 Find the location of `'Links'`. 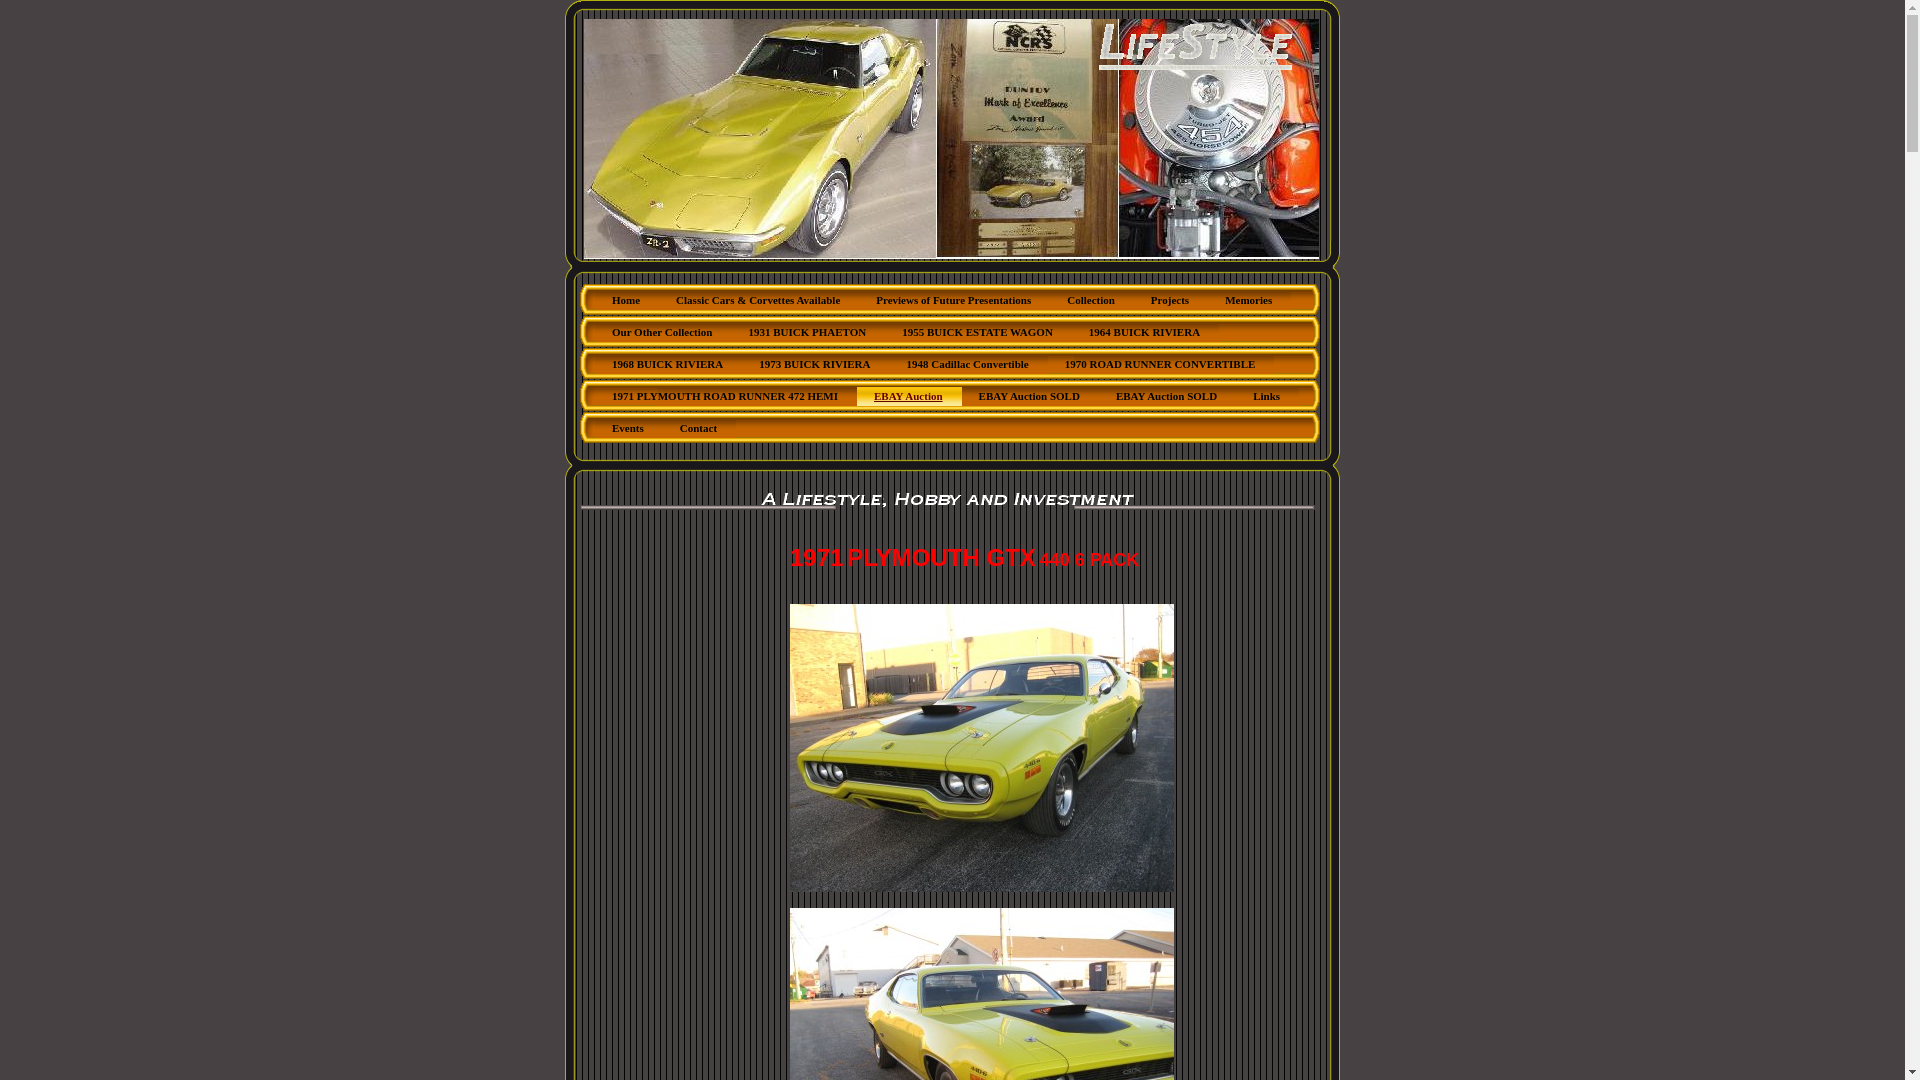

'Links' is located at coordinates (1235, 397).